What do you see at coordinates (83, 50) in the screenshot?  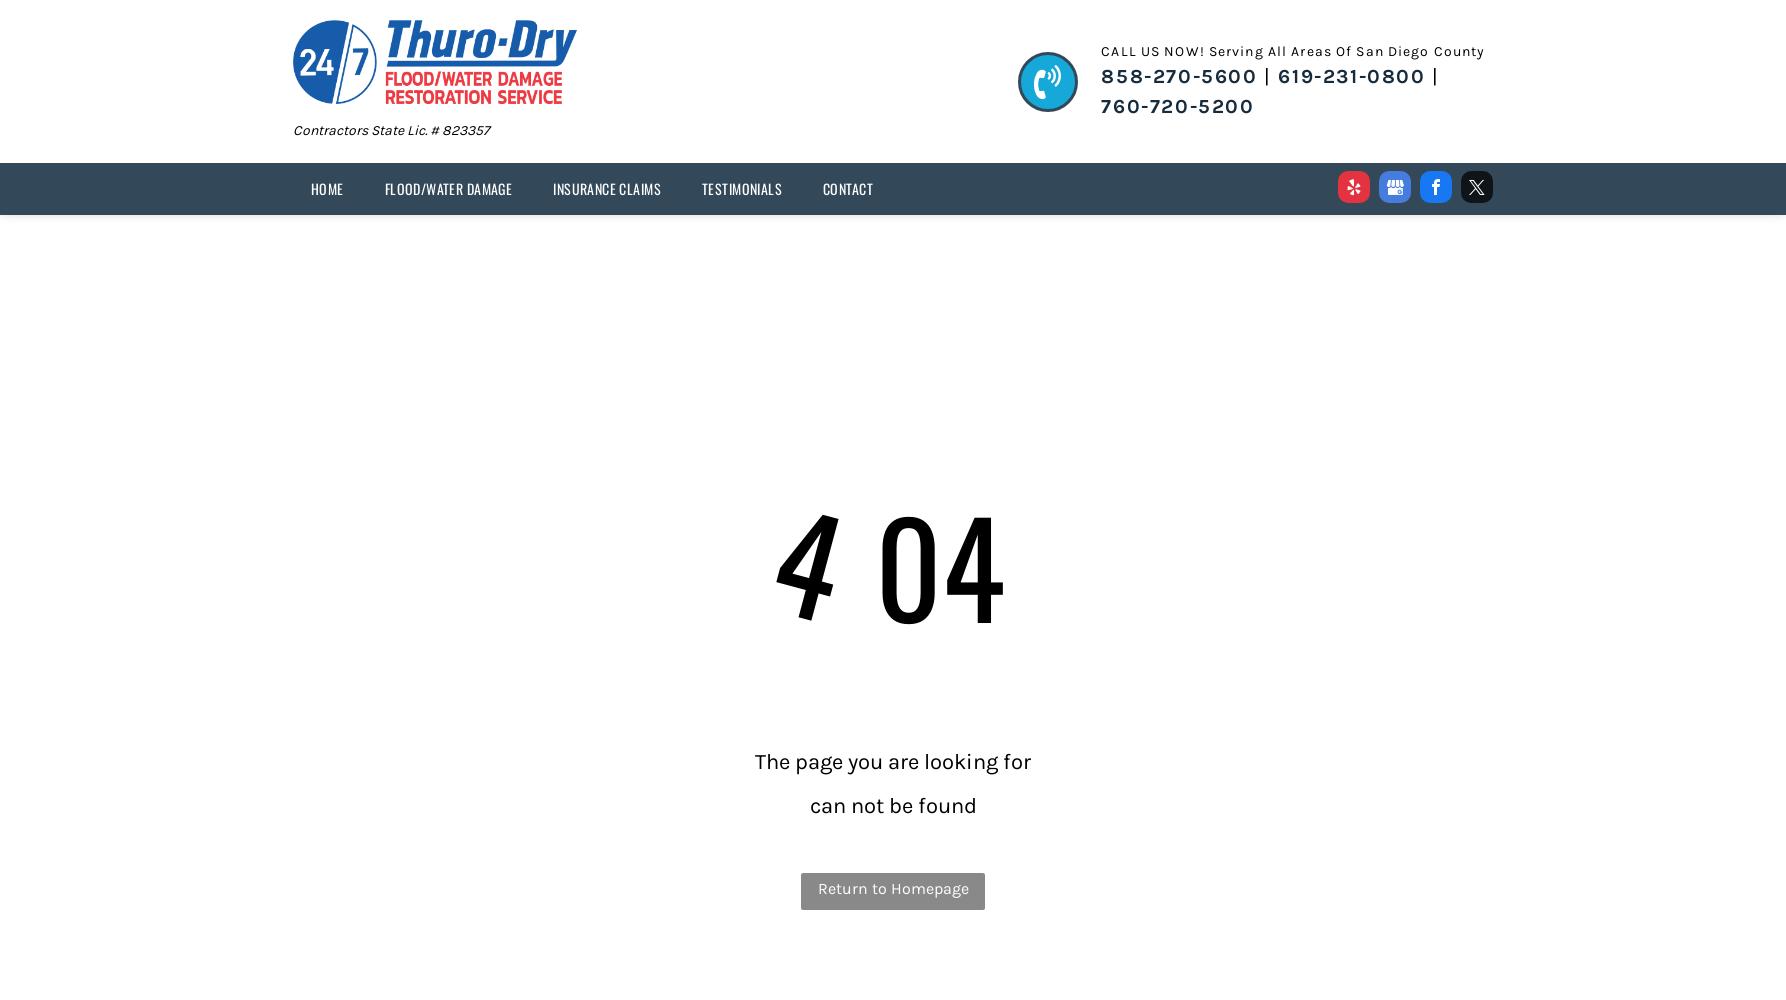 I see `'Share by:'` at bounding box center [83, 50].